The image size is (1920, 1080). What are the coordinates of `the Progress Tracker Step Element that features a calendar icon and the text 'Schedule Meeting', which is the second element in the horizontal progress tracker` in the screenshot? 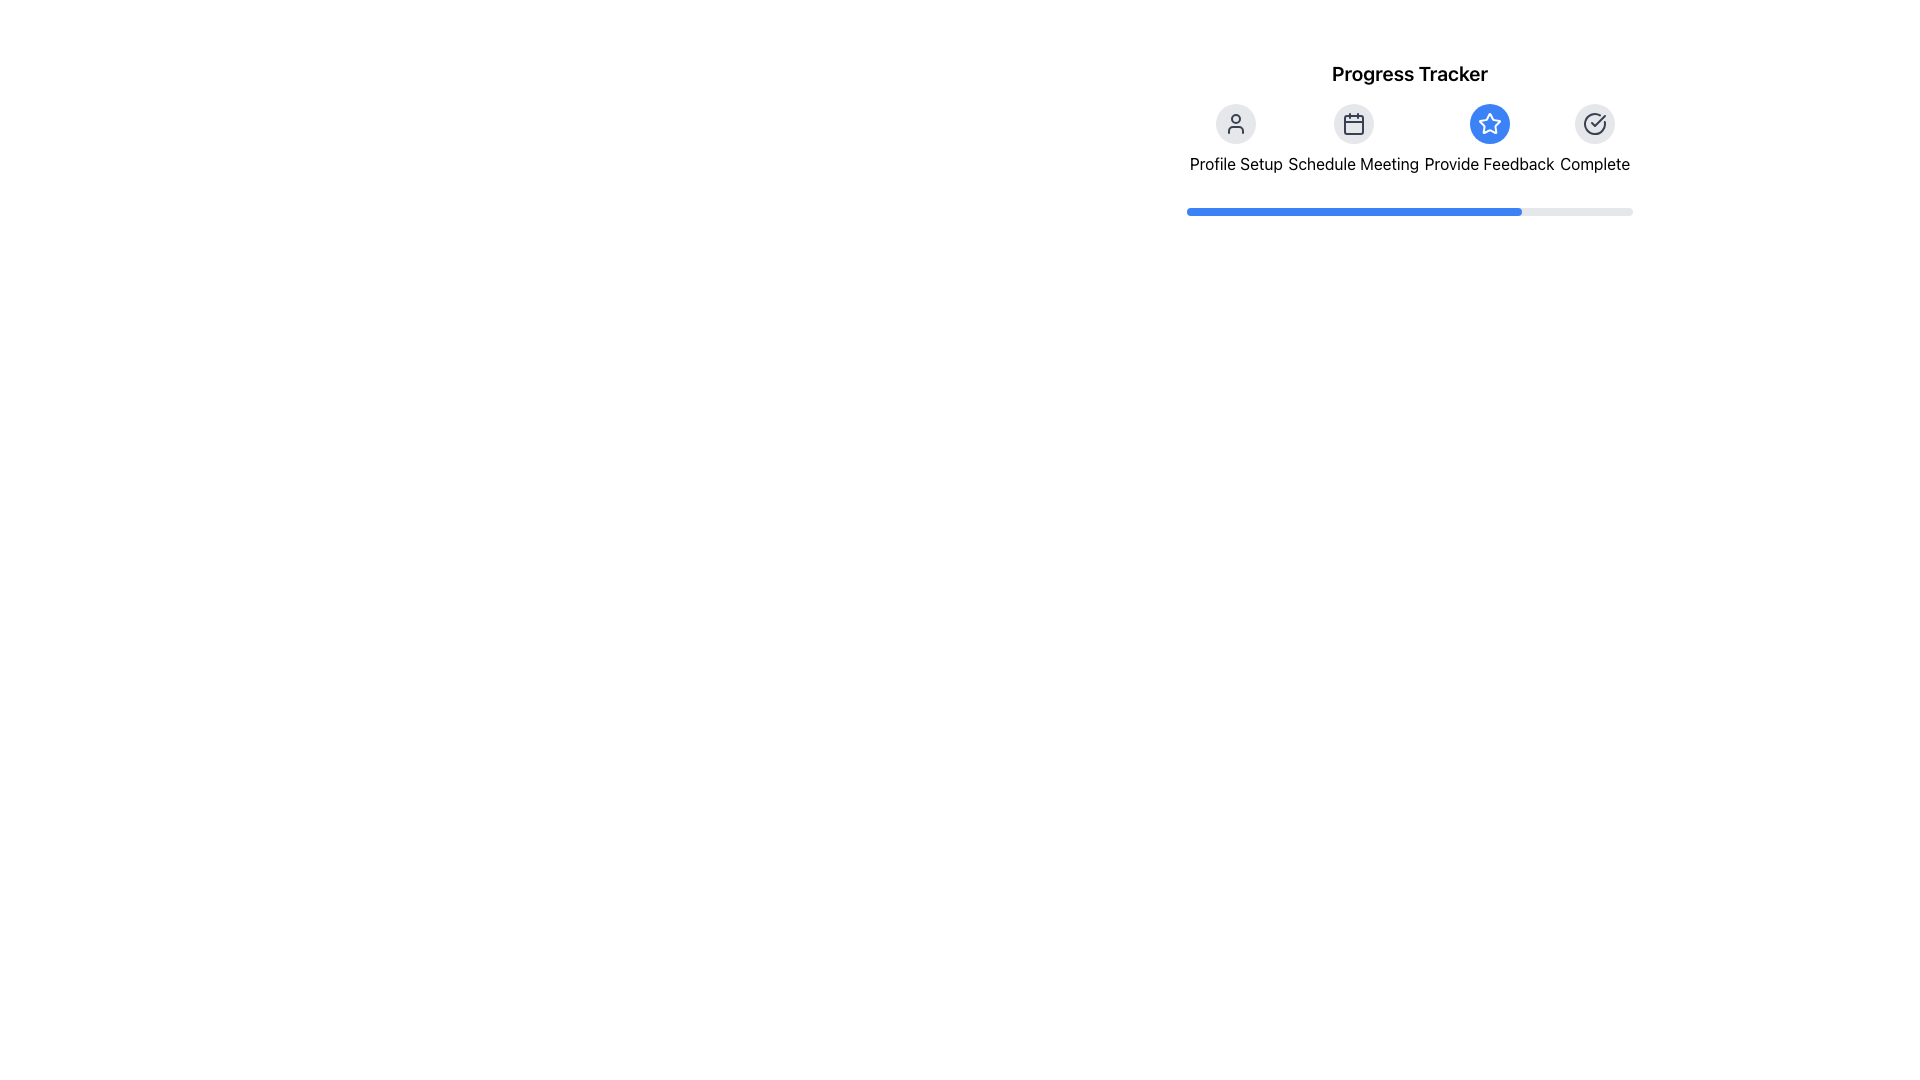 It's located at (1353, 138).